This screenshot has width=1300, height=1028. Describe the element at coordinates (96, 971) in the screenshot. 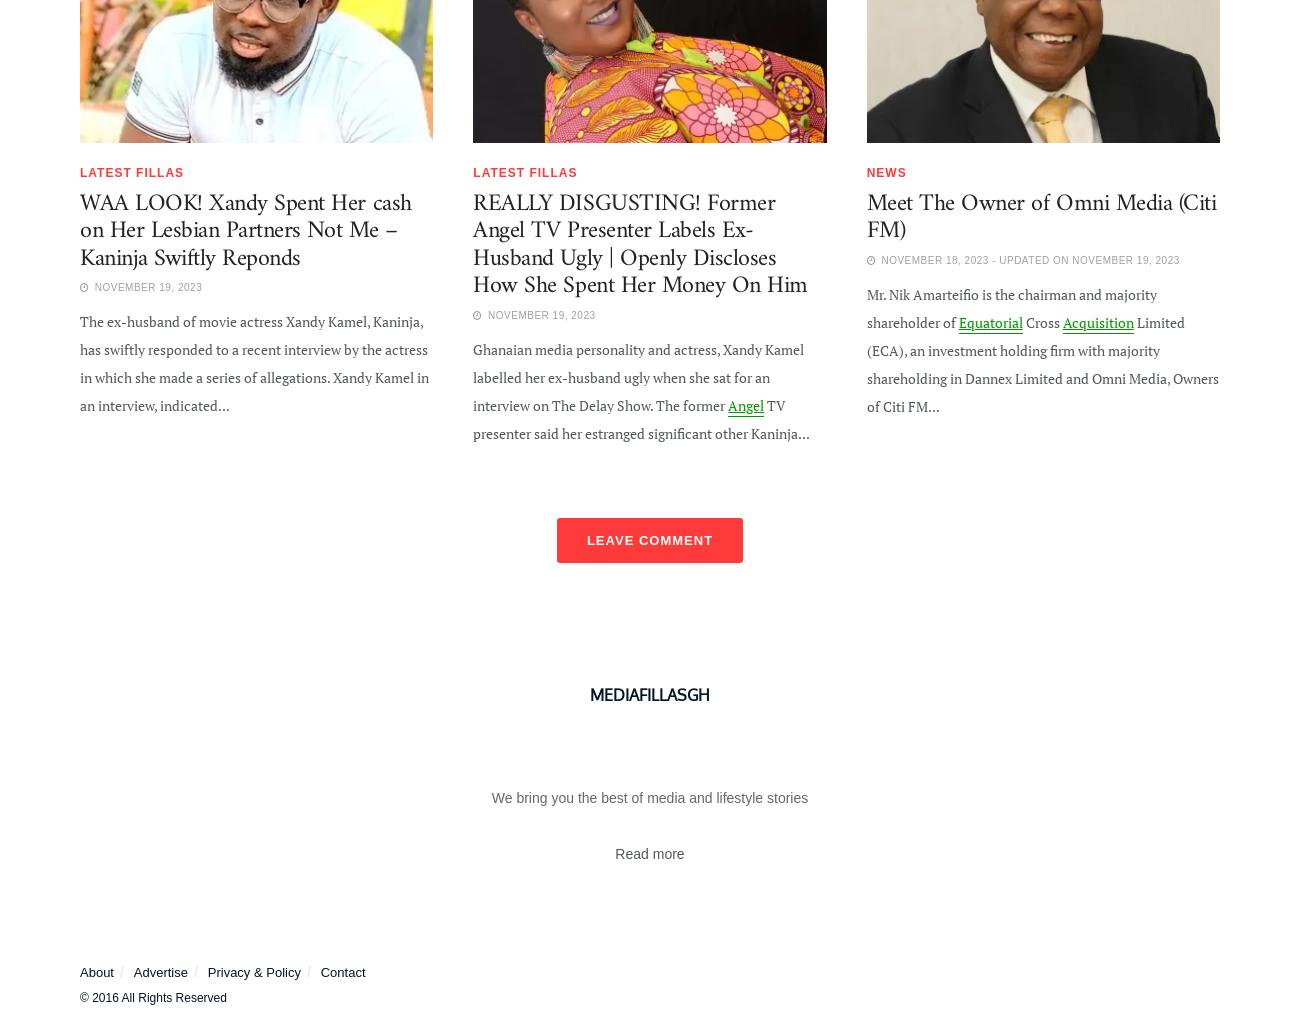

I see `'About'` at that location.